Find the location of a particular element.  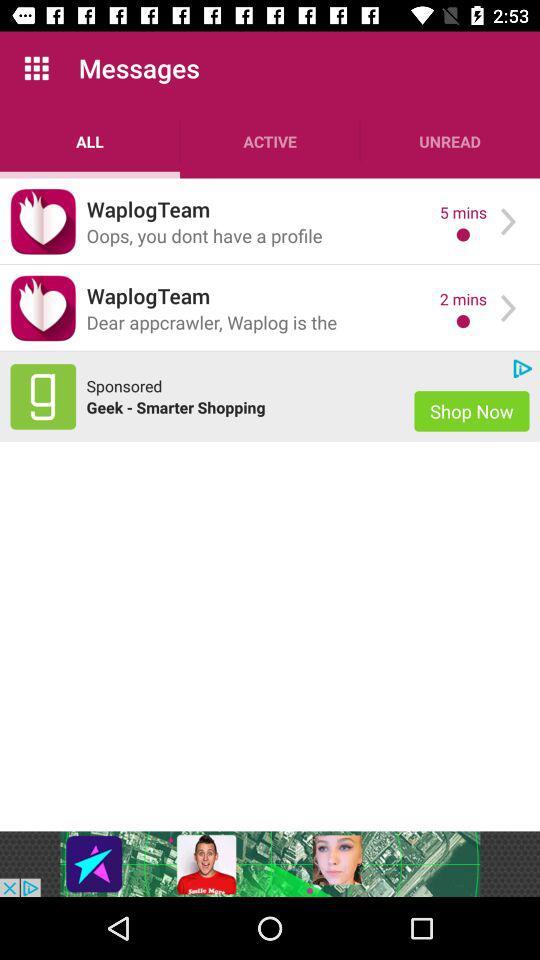

favorited is located at coordinates (43, 308).